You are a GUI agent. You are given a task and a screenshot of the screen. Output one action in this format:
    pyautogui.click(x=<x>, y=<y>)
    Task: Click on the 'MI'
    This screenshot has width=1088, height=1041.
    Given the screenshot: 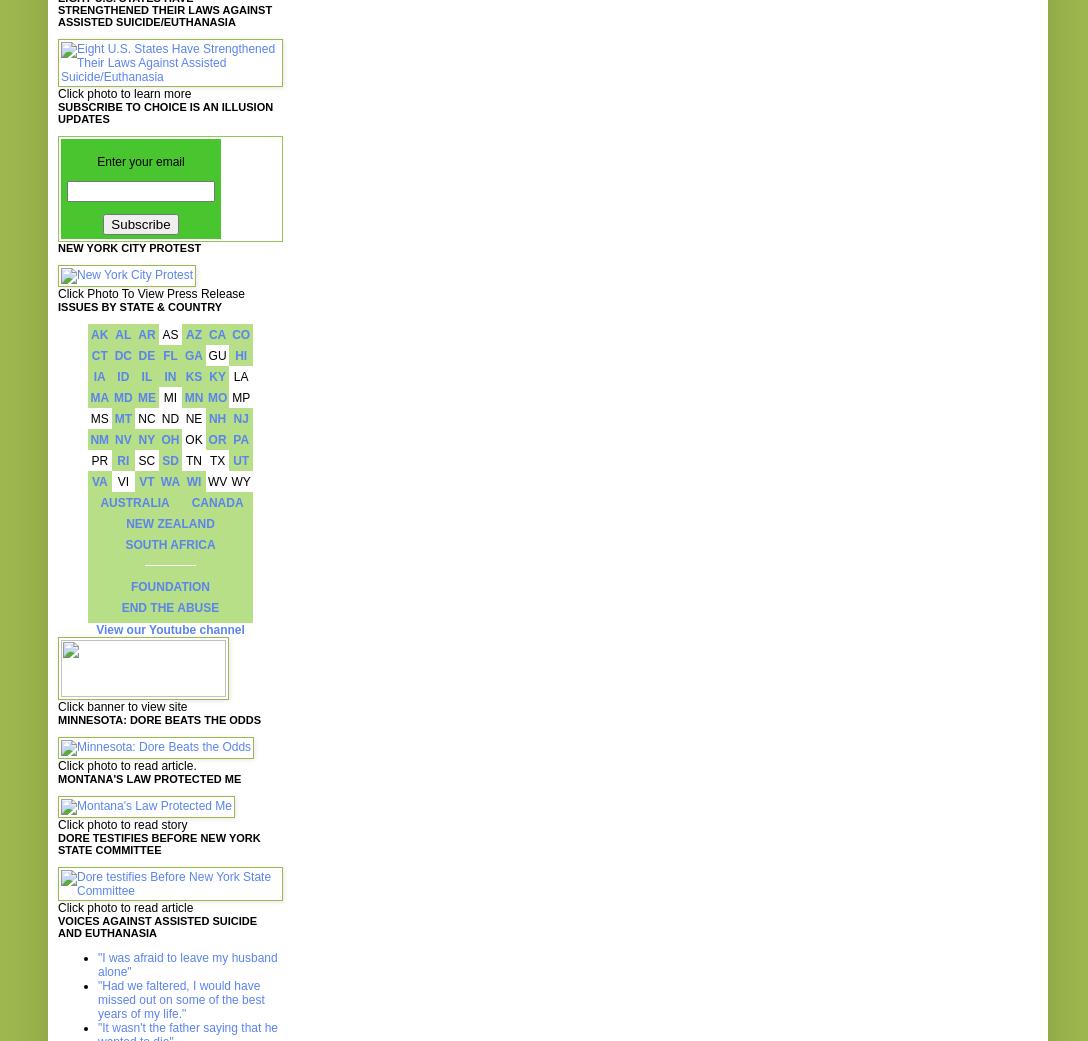 What is the action you would take?
    pyautogui.click(x=168, y=397)
    